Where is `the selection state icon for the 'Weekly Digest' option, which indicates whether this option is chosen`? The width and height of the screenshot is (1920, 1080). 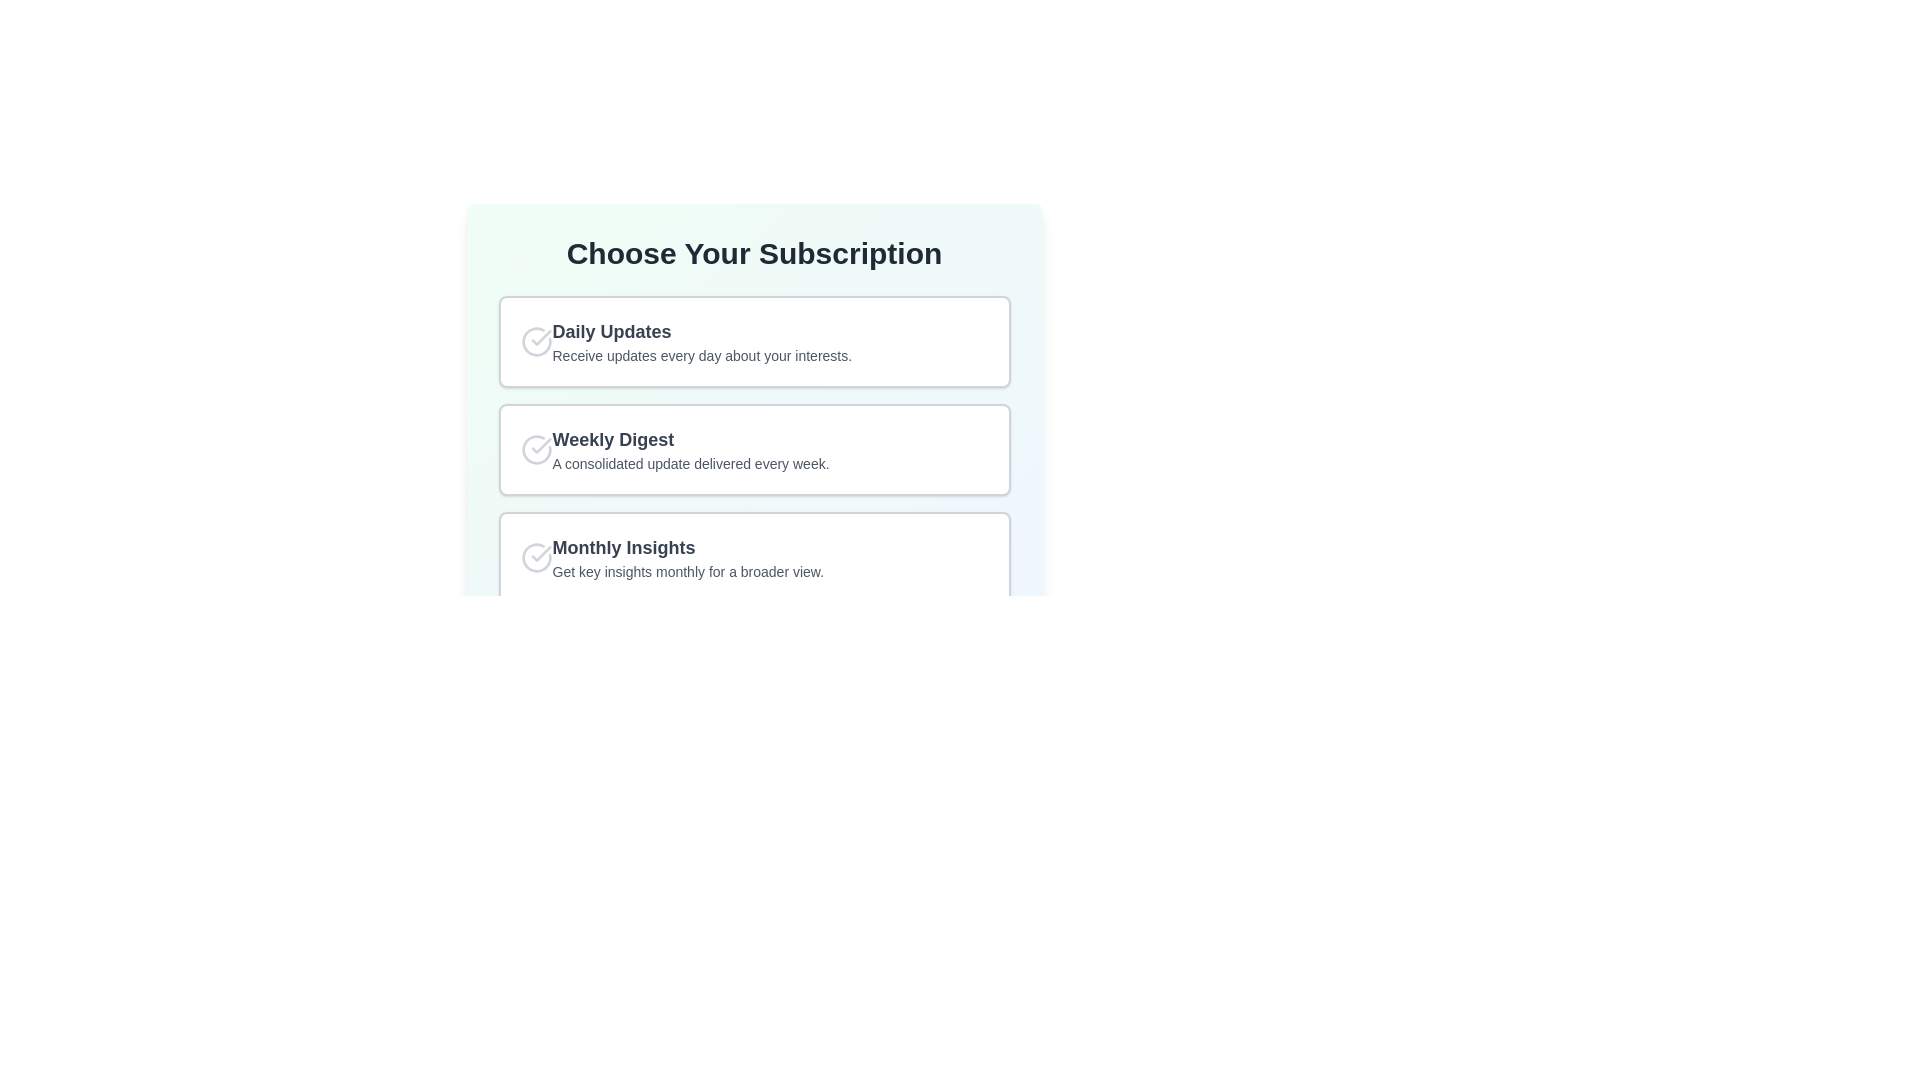
the selection state icon for the 'Weekly Digest' option, which indicates whether this option is chosen is located at coordinates (536, 450).